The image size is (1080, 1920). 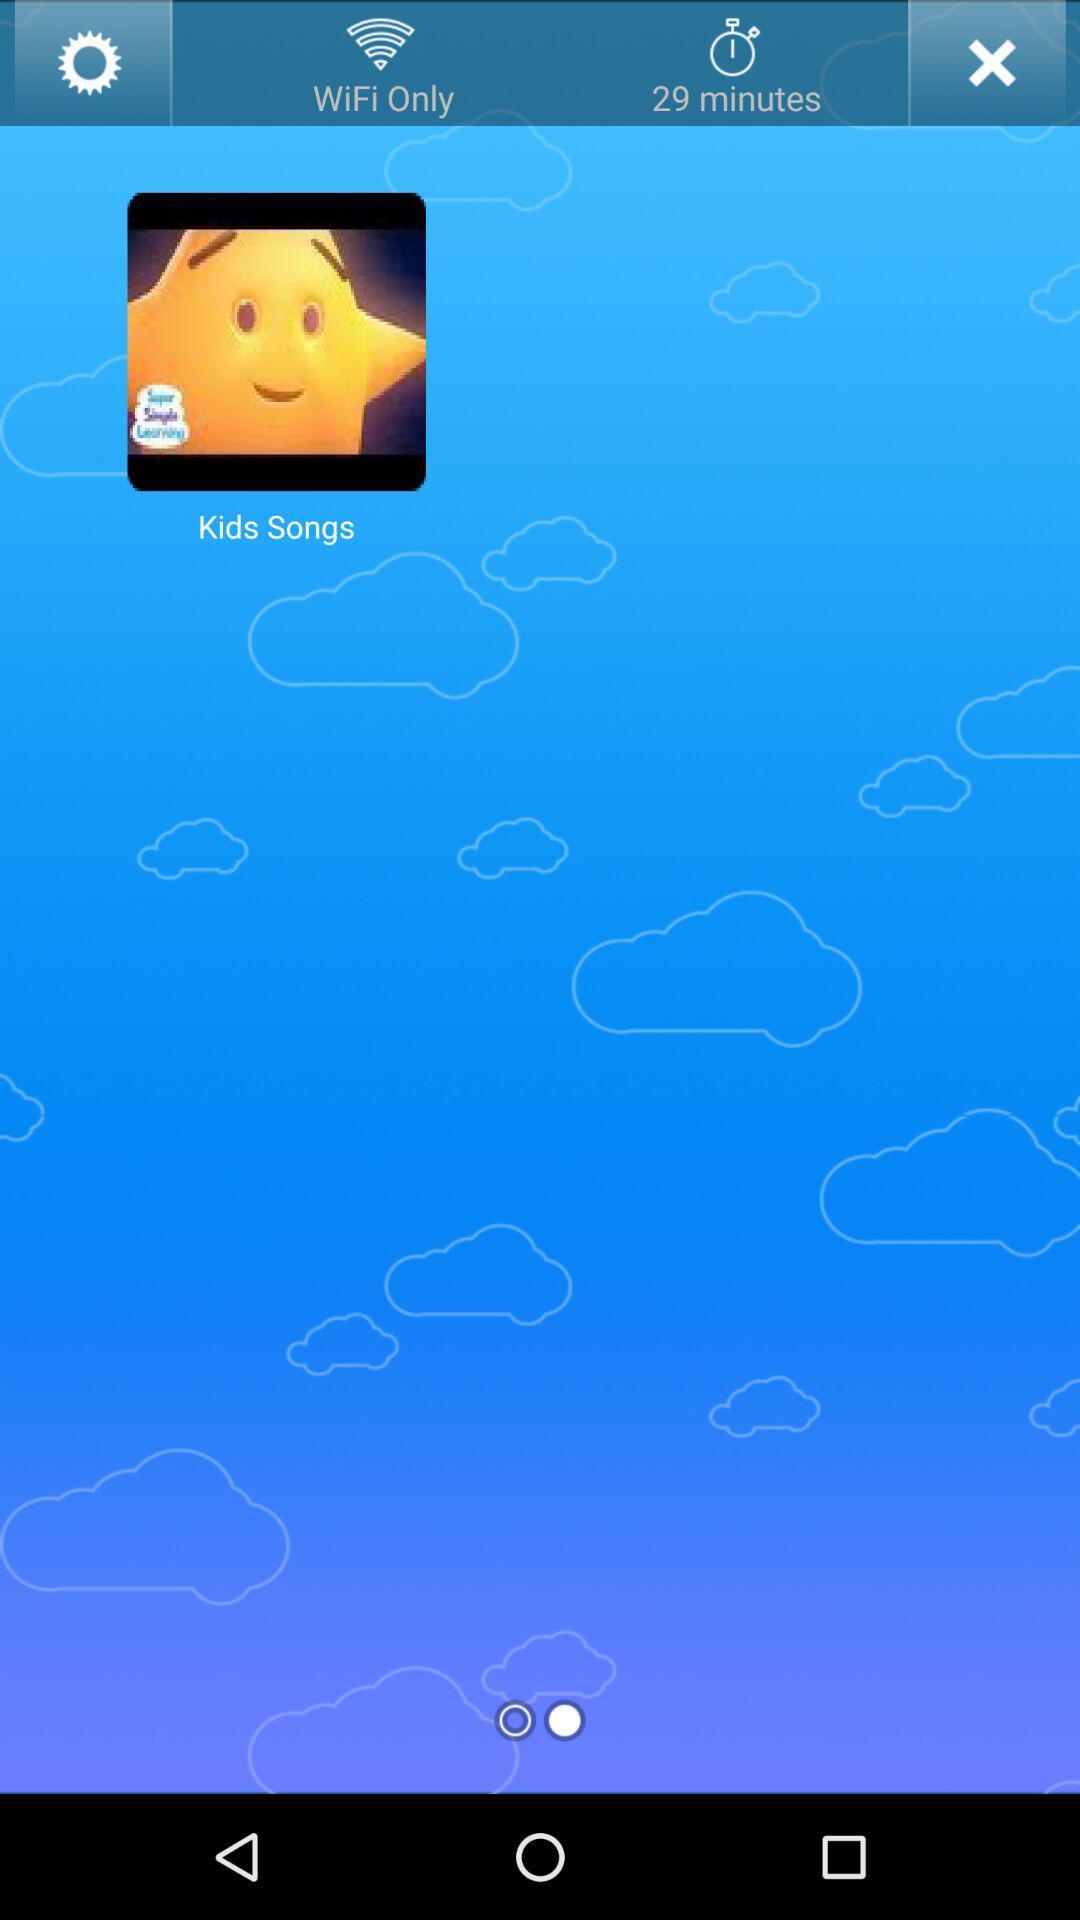 I want to click on app, so click(x=985, y=62).